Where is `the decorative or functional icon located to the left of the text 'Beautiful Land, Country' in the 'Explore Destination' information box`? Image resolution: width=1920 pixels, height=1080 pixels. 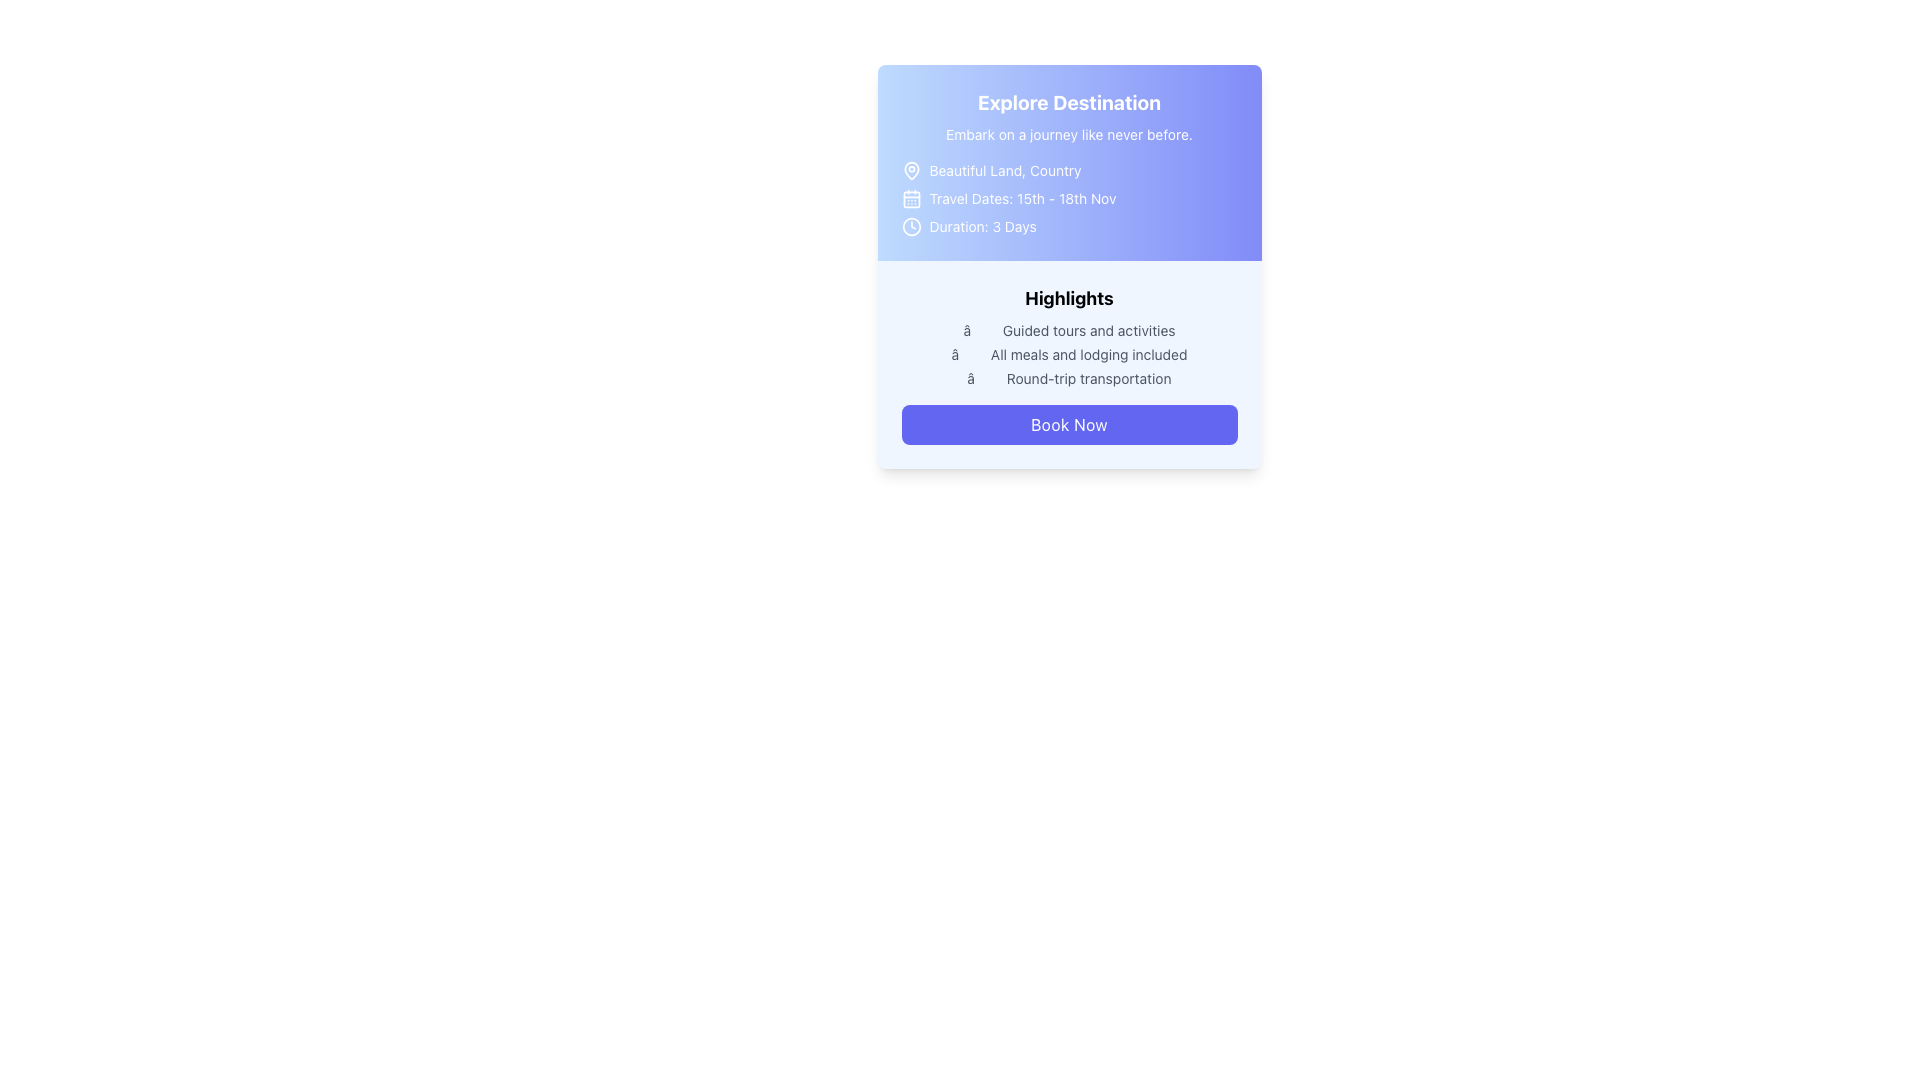 the decorative or functional icon located to the left of the text 'Beautiful Land, Country' in the 'Explore Destination' information box is located at coordinates (910, 169).